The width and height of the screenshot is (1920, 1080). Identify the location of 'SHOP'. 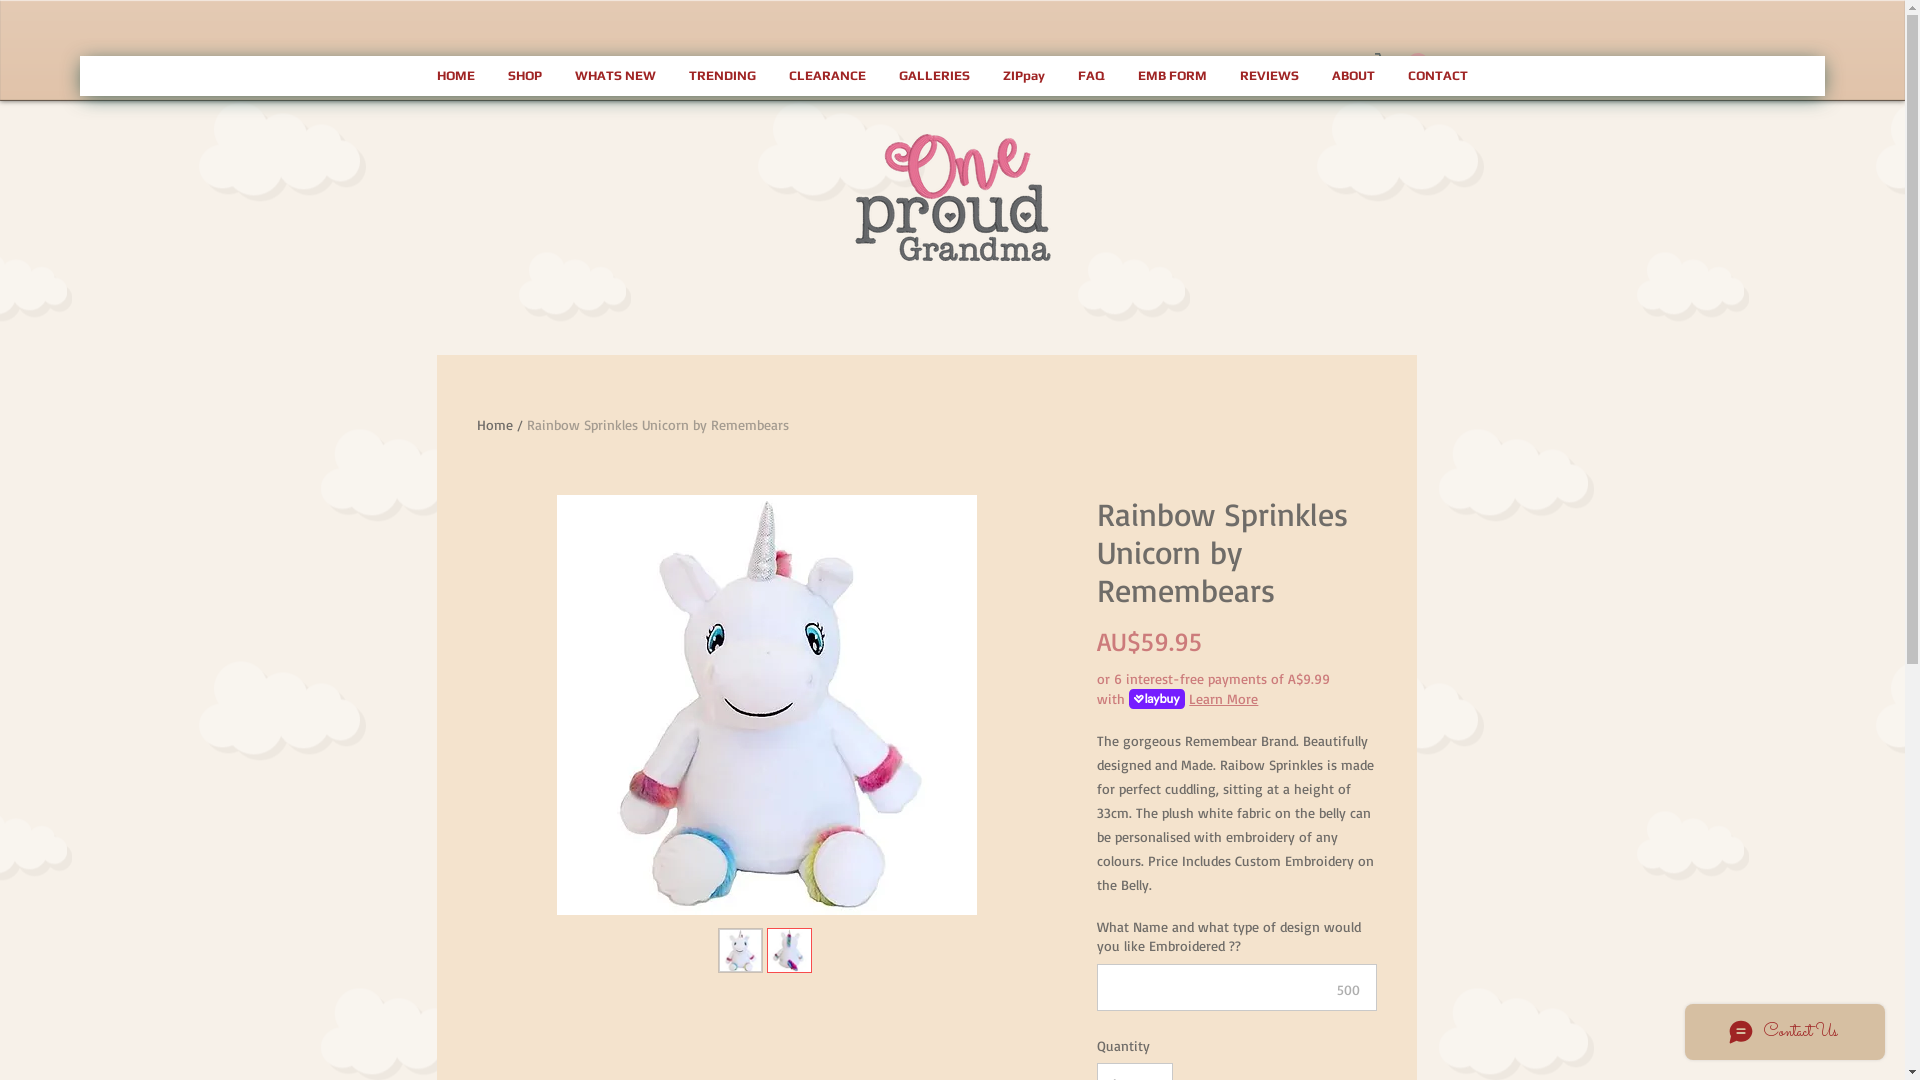
(491, 75).